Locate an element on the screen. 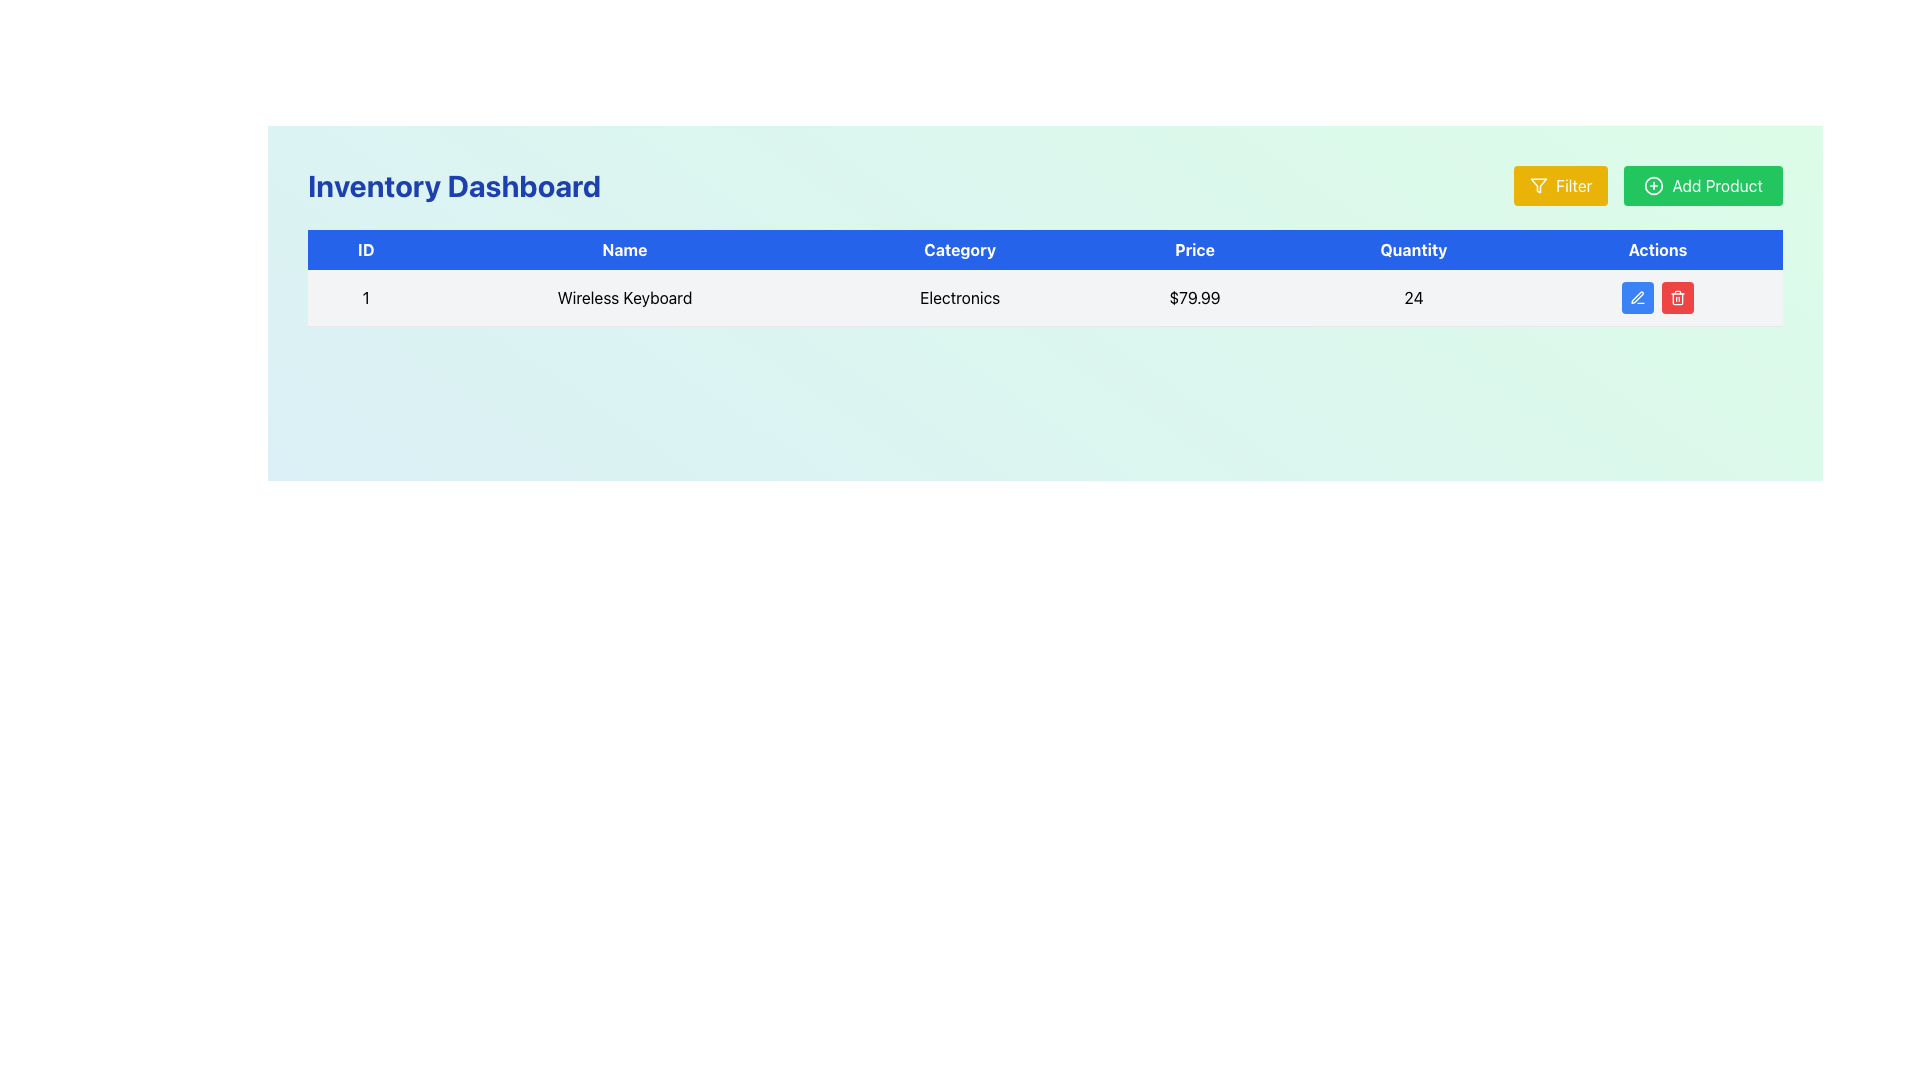 The width and height of the screenshot is (1920, 1080). the pen icon in the 'Actions' column of the first row of the data table is located at coordinates (1637, 297).